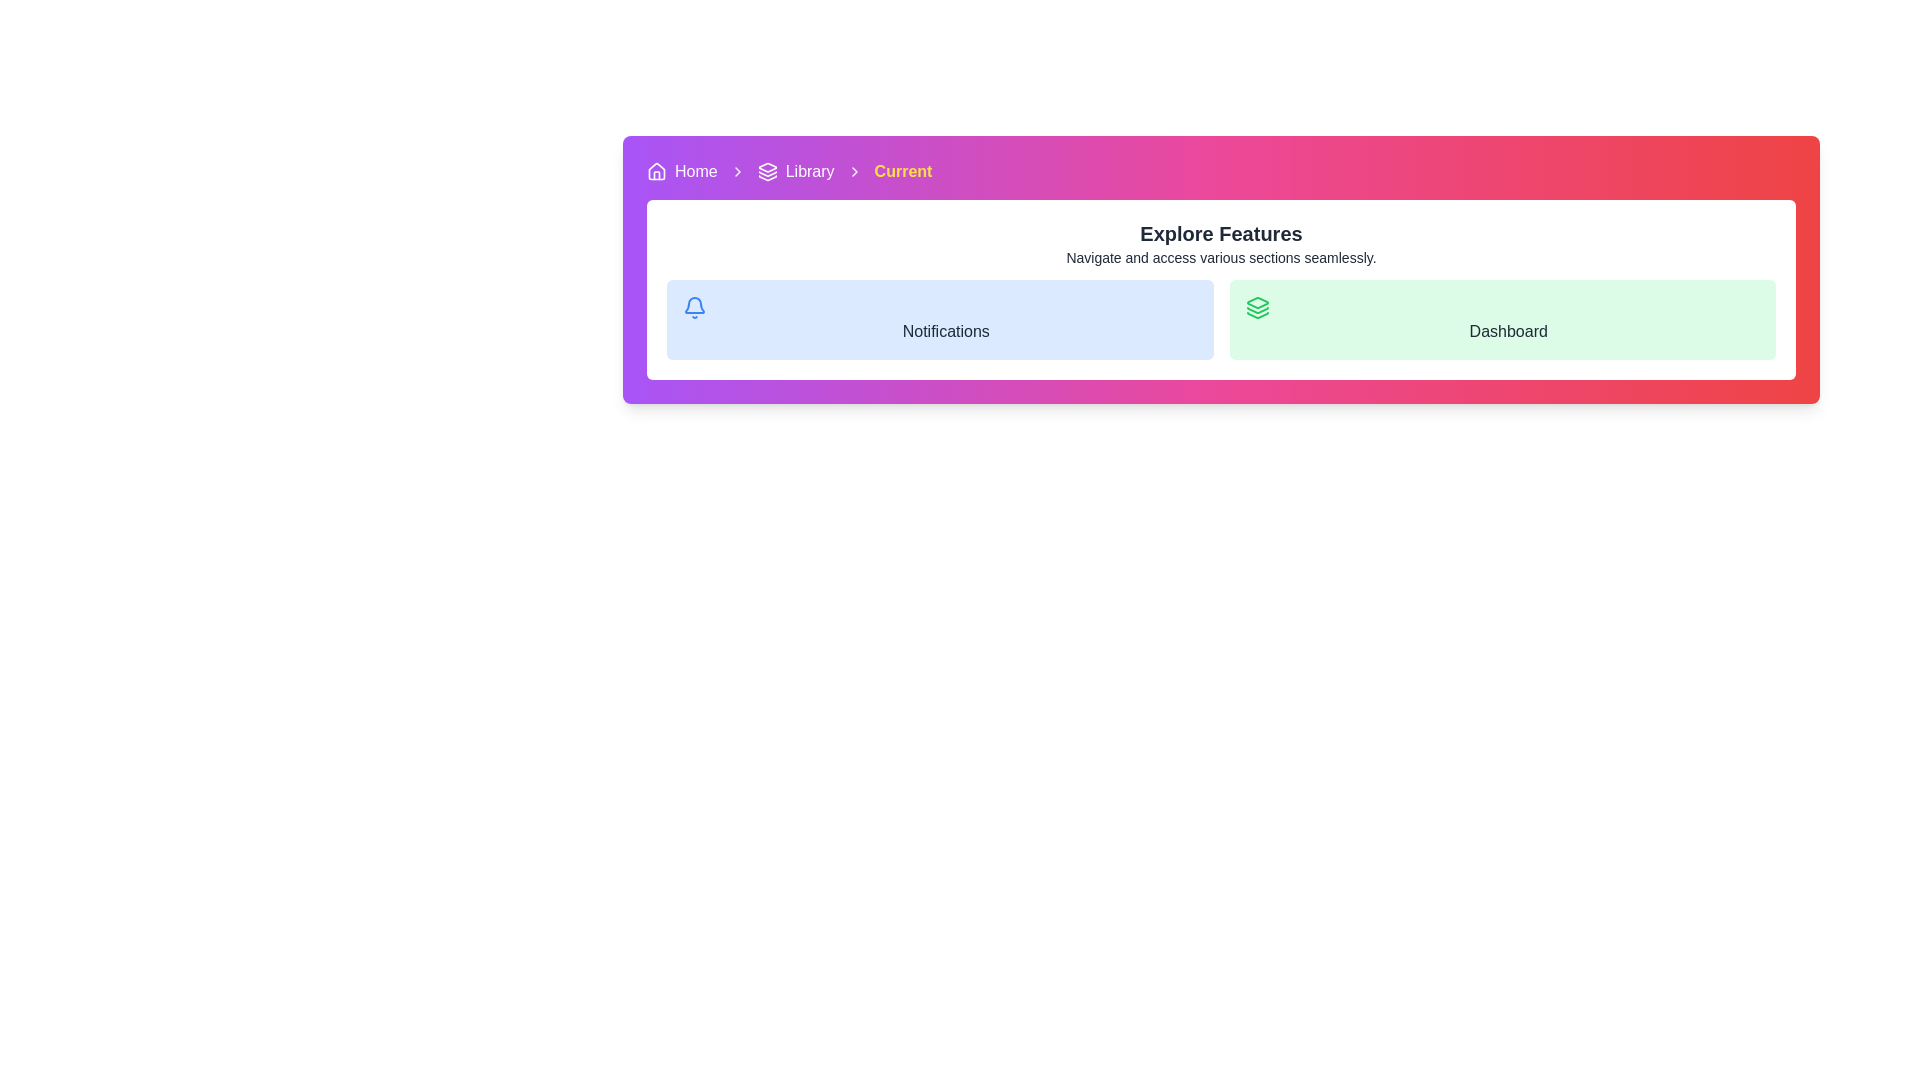 Image resolution: width=1920 pixels, height=1080 pixels. I want to click on the 'Home' clickable link in the top navigation bar, so click(696, 171).